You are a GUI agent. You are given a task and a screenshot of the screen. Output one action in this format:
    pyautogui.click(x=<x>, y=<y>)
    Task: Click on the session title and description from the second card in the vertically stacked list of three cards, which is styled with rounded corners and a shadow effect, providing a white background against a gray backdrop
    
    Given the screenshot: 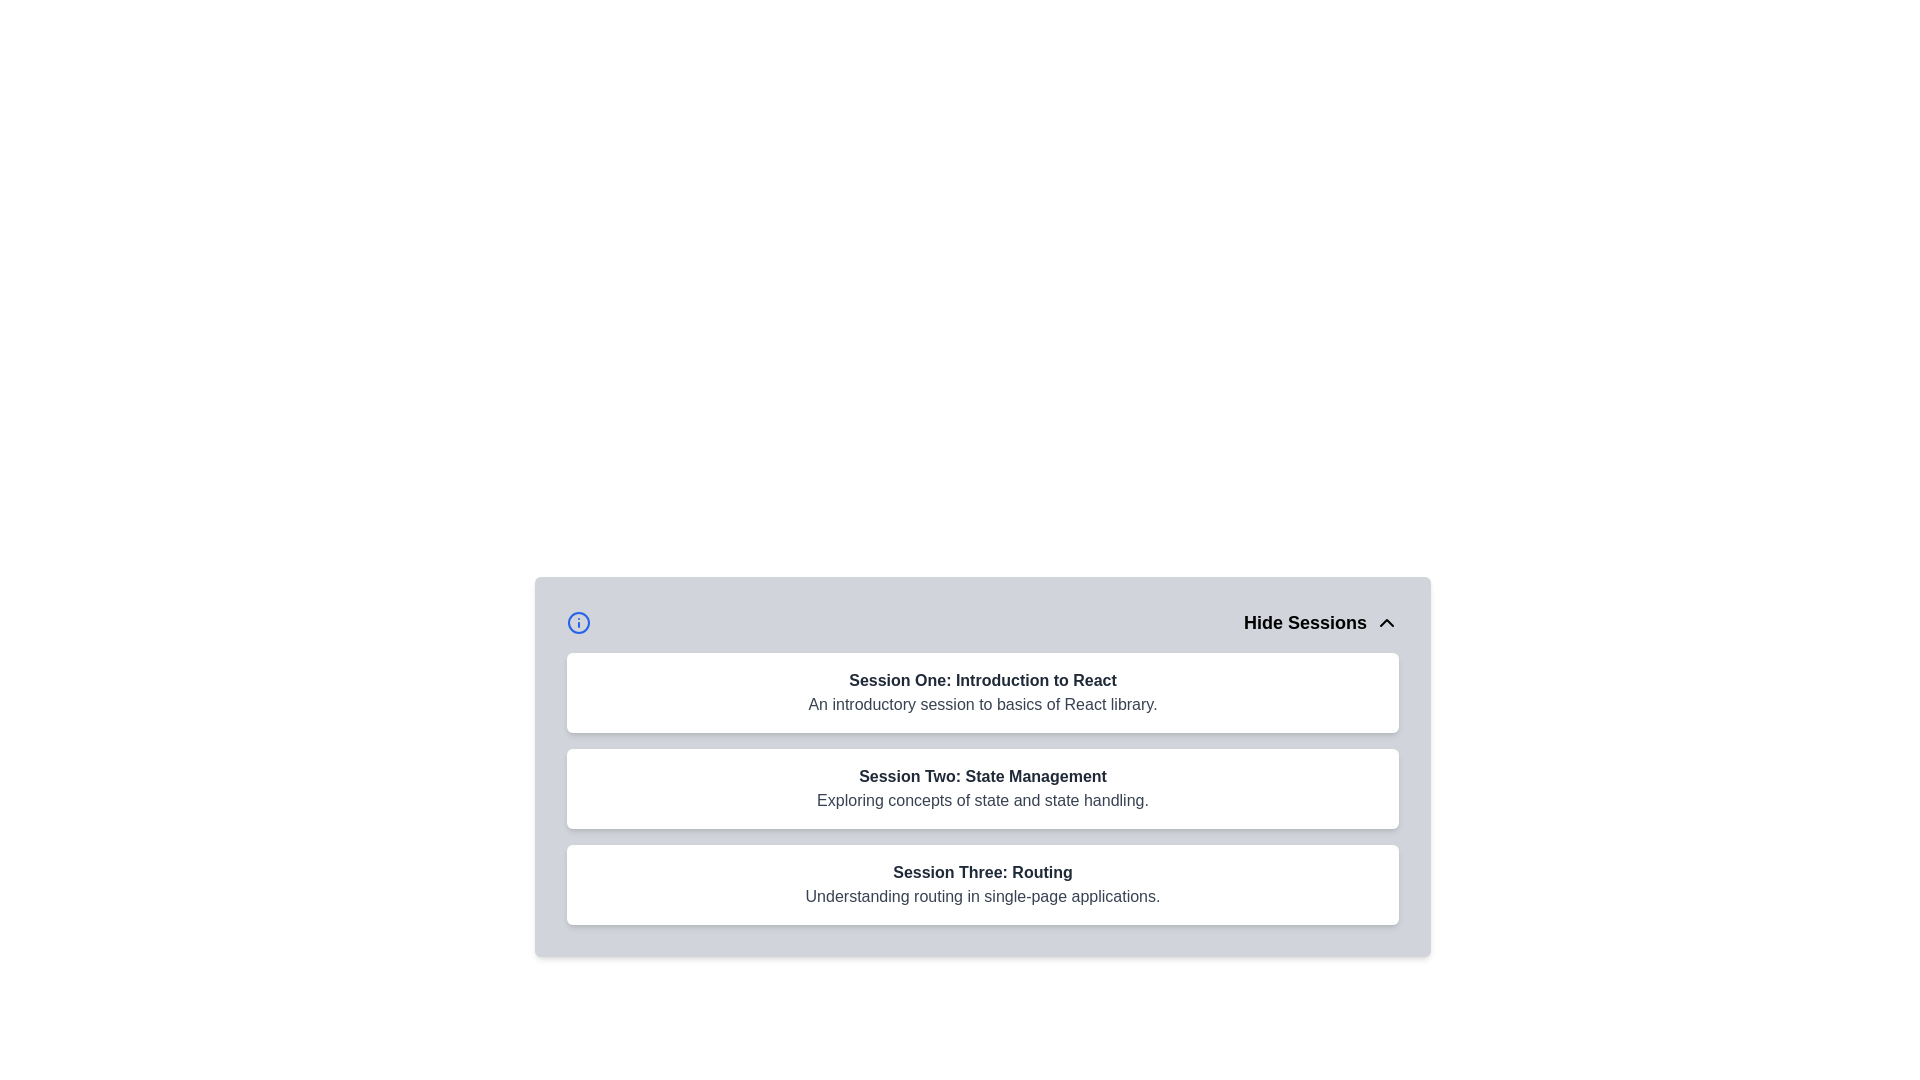 What is the action you would take?
    pyautogui.click(x=983, y=766)
    